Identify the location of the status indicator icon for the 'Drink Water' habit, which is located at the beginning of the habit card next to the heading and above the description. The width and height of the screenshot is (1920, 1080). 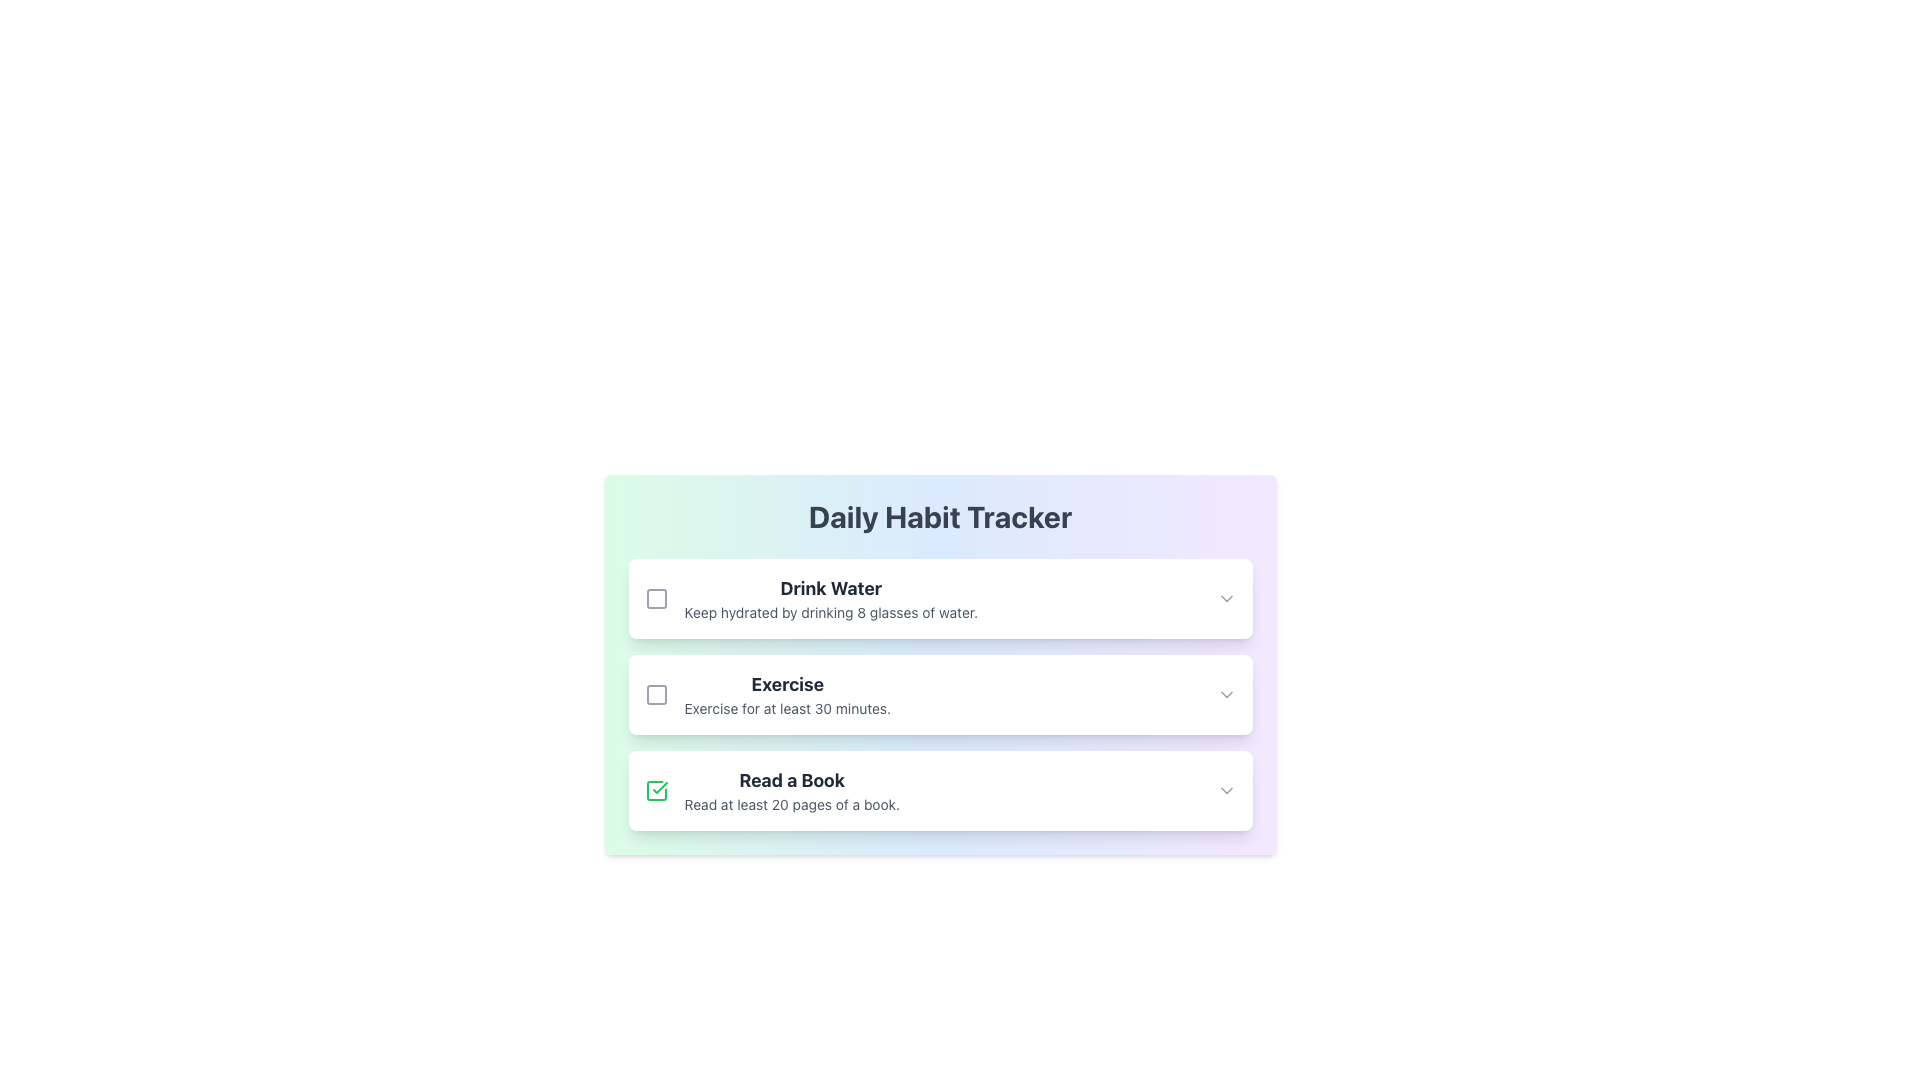
(656, 597).